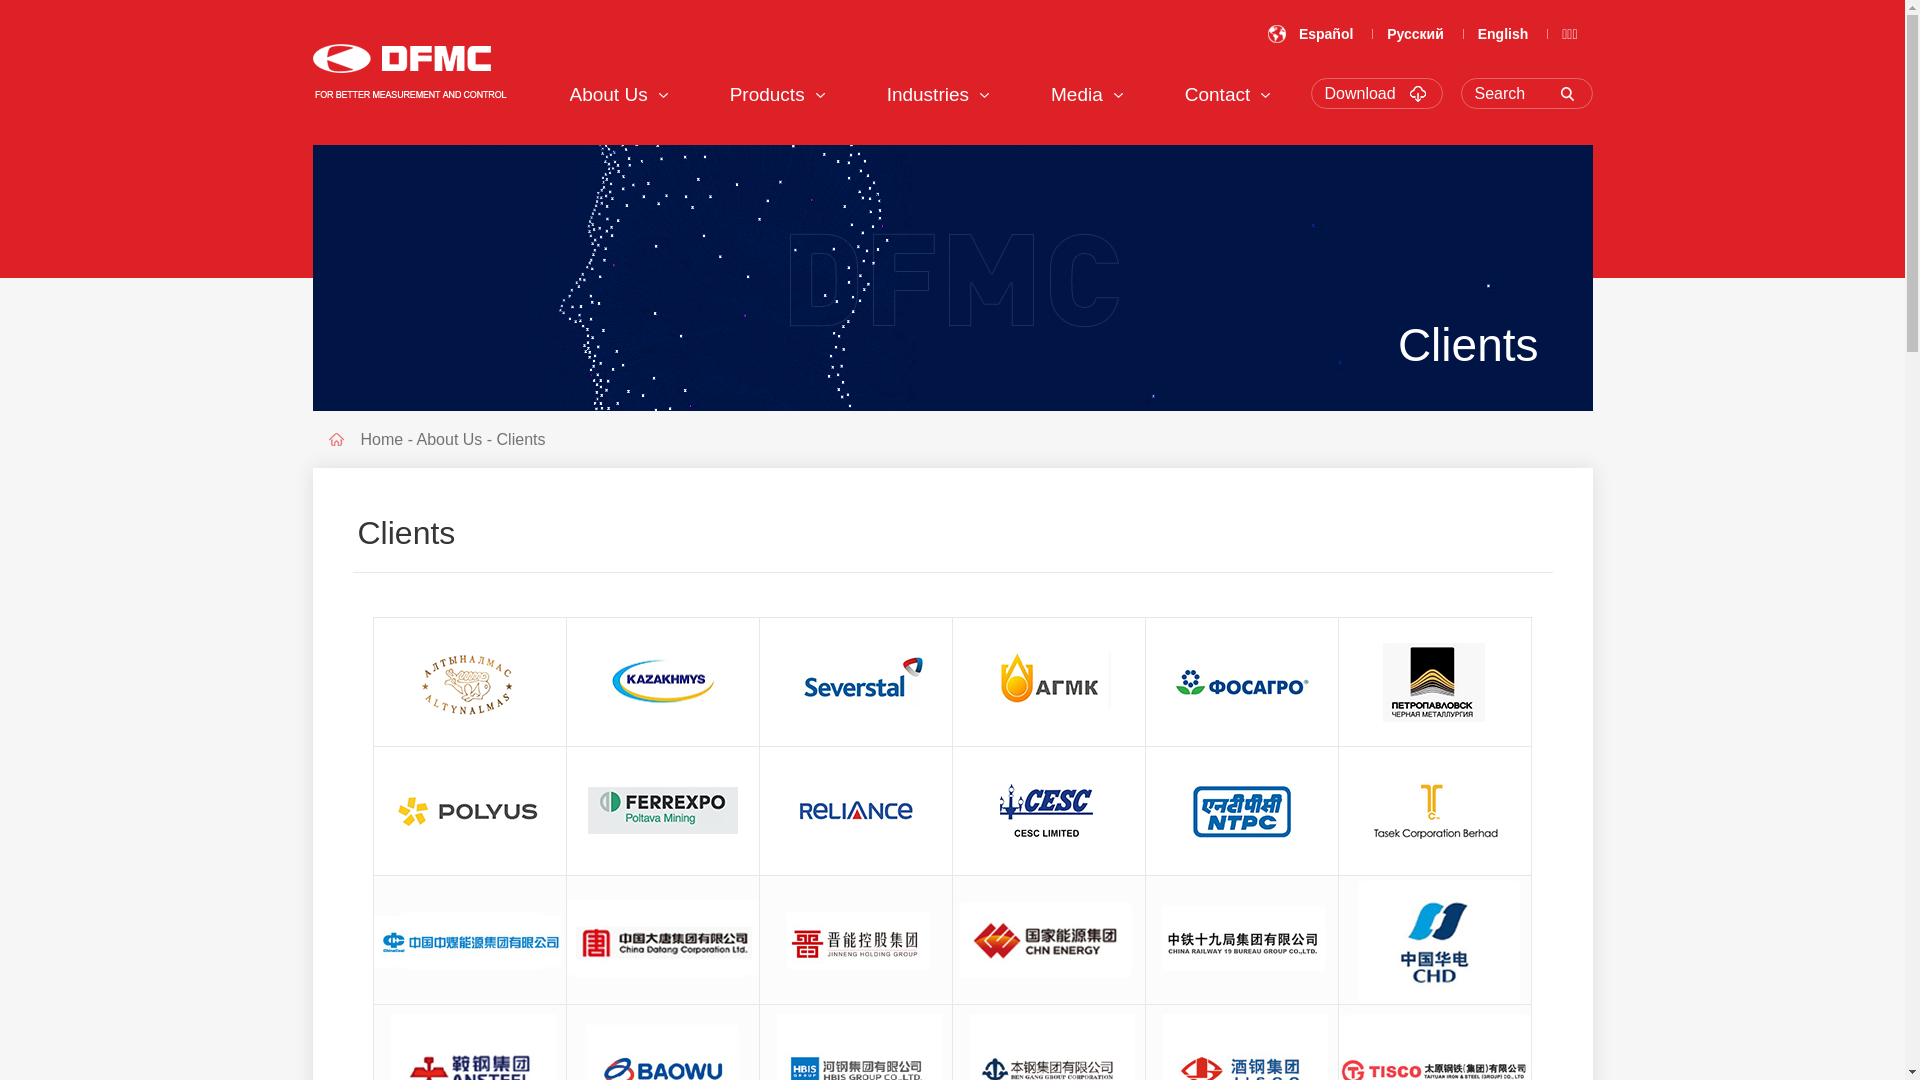 The height and width of the screenshot is (1080, 1920). I want to click on 'Download', so click(1324, 93).